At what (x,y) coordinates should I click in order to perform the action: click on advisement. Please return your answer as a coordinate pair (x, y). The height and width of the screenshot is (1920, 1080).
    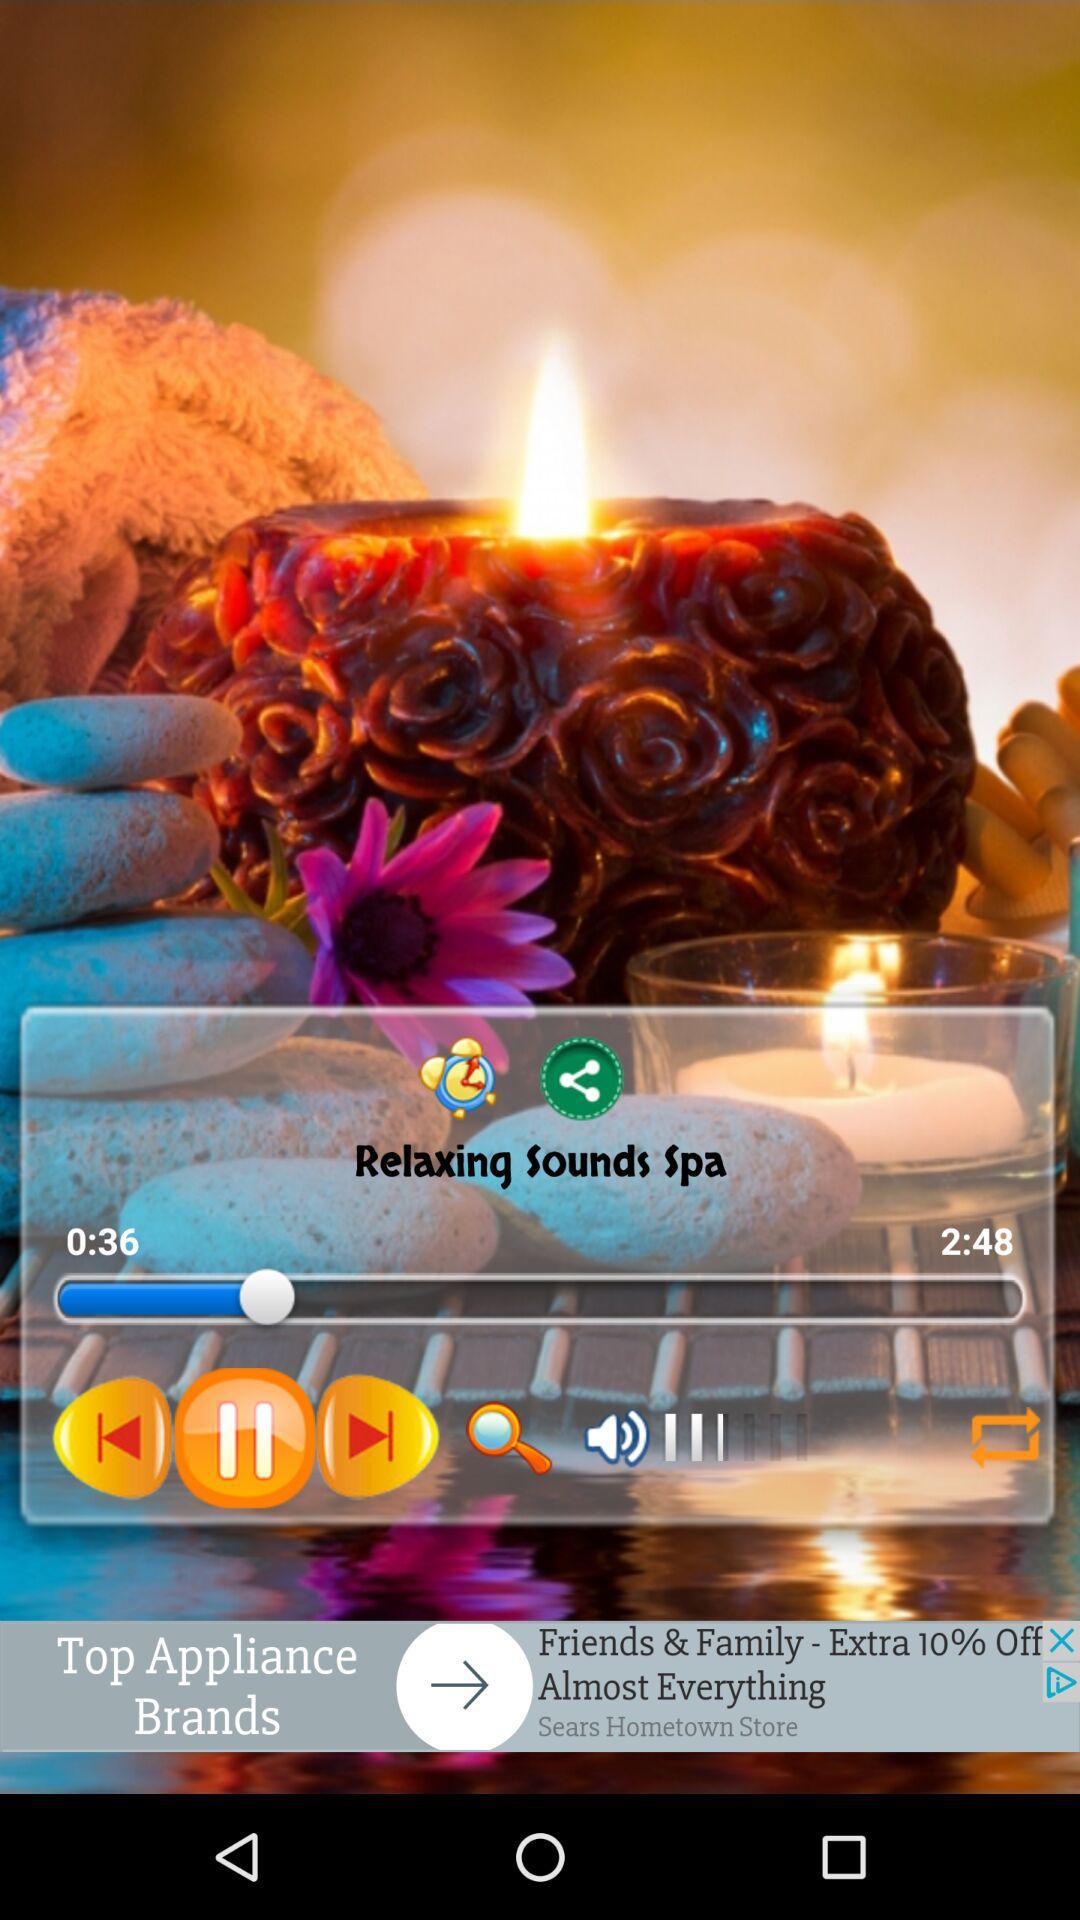
    Looking at the image, I should click on (540, 1685).